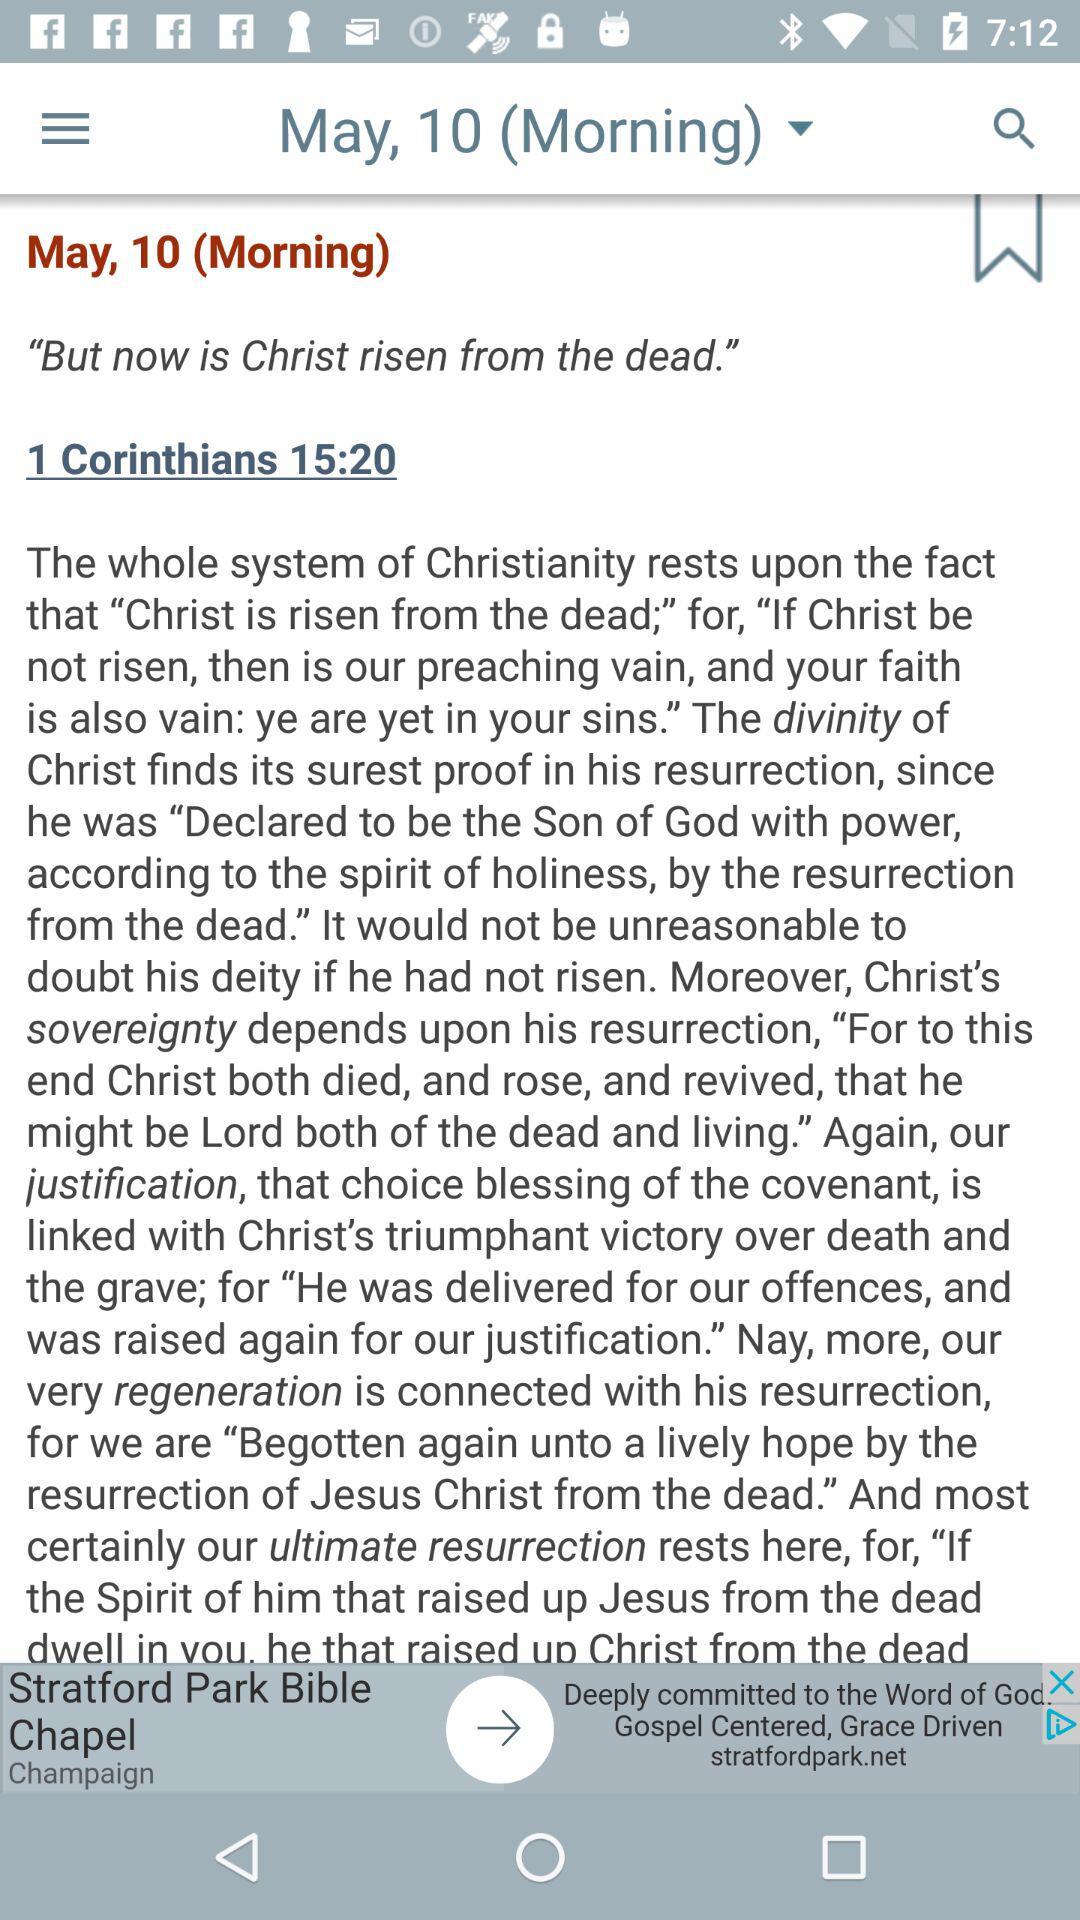  I want to click on the search icon, so click(1014, 127).